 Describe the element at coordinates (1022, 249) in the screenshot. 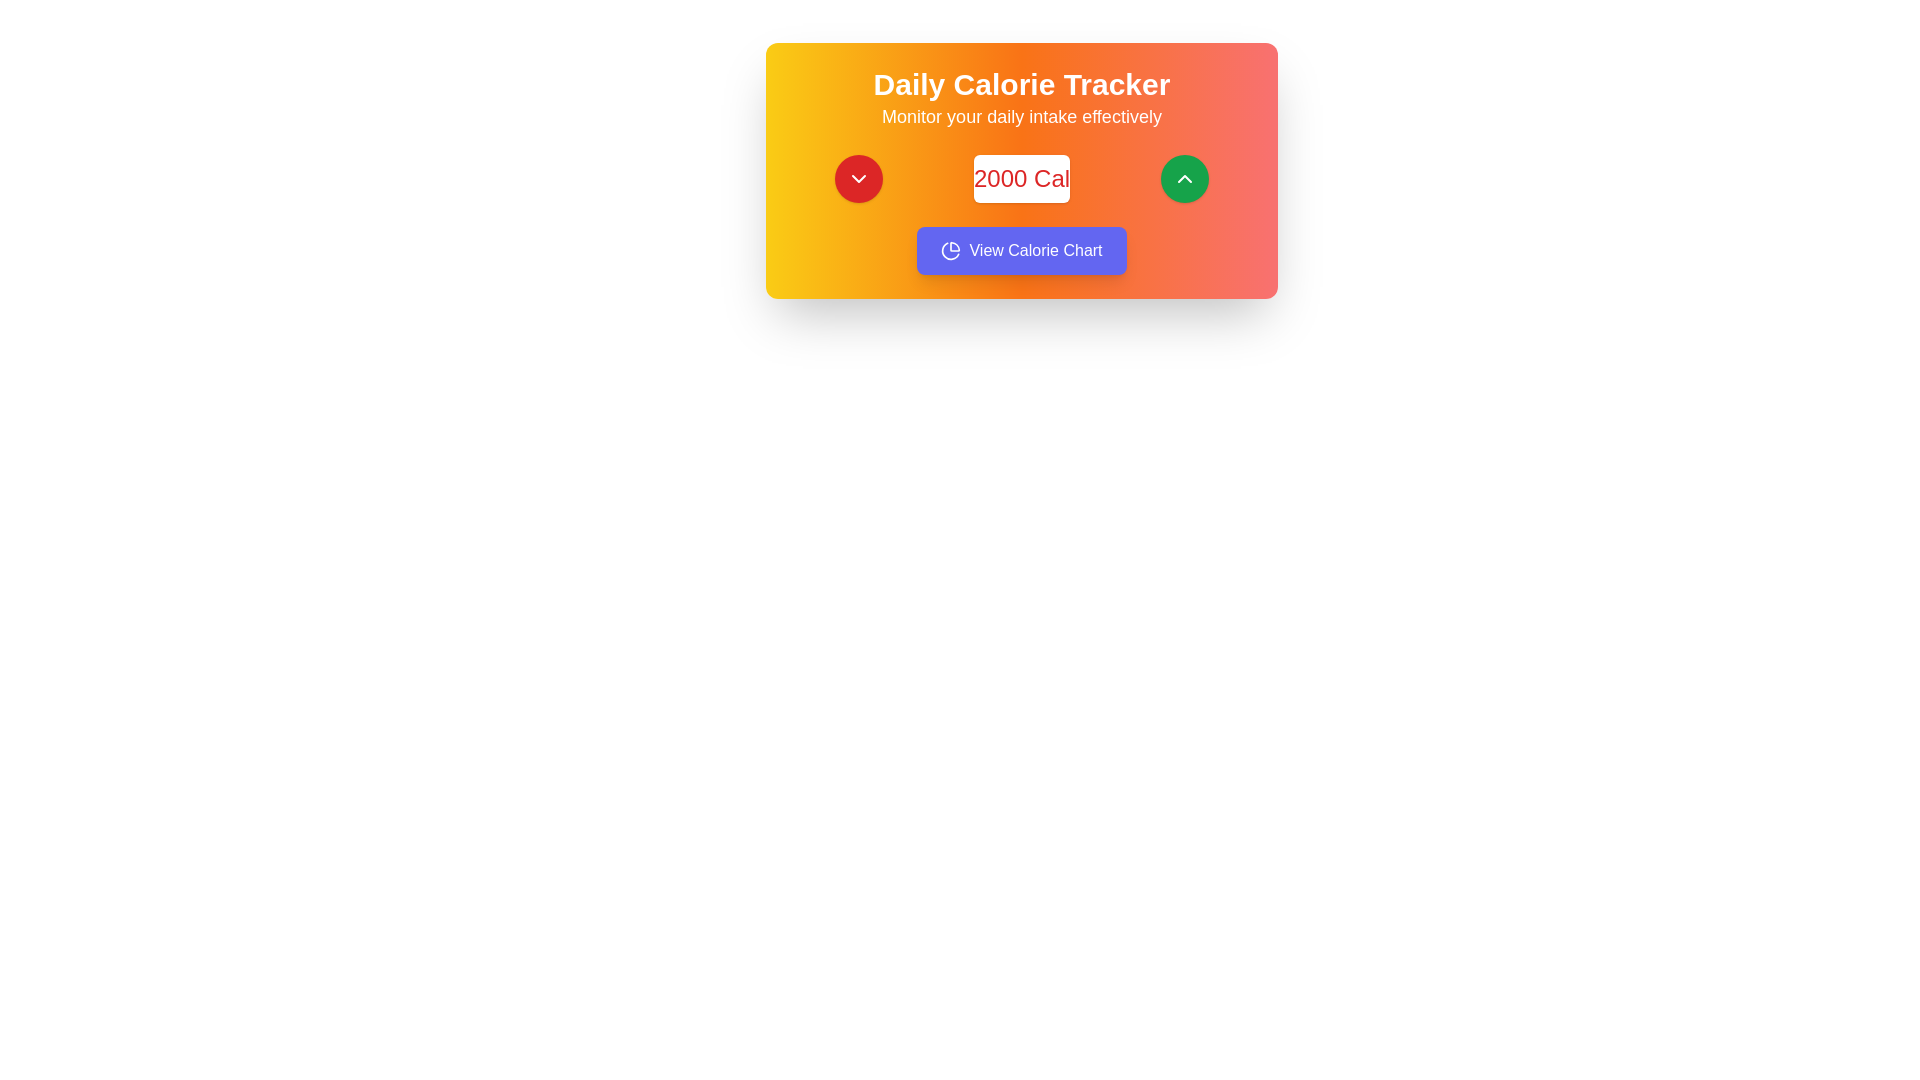

I see `the prominent rectangular button with a bold purple background and white text labeled 'View Calorie Chart', featuring a pie chart icon on the left` at that location.